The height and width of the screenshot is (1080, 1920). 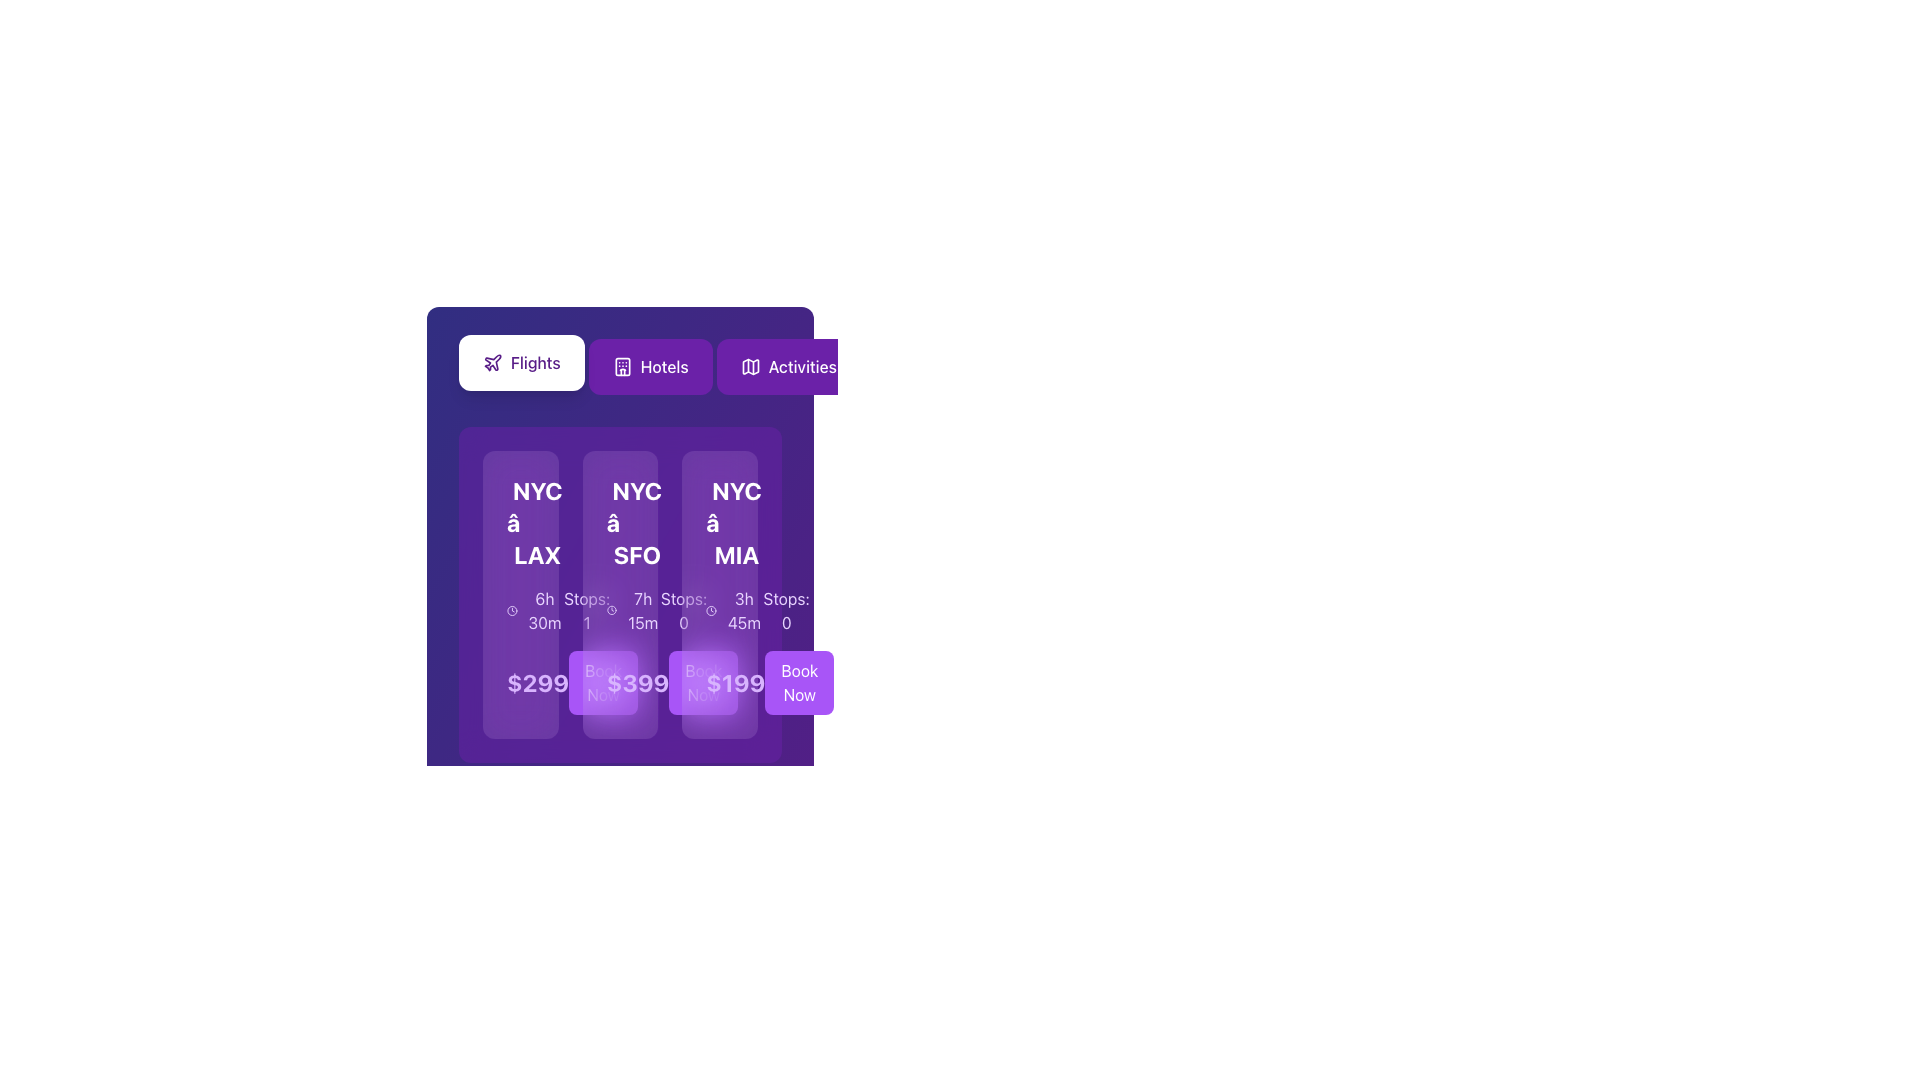 What do you see at coordinates (711, 609) in the screenshot?
I see `the circular icon on the left side of the third column in the itinerary cards, which indicates time-related data` at bounding box center [711, 609].